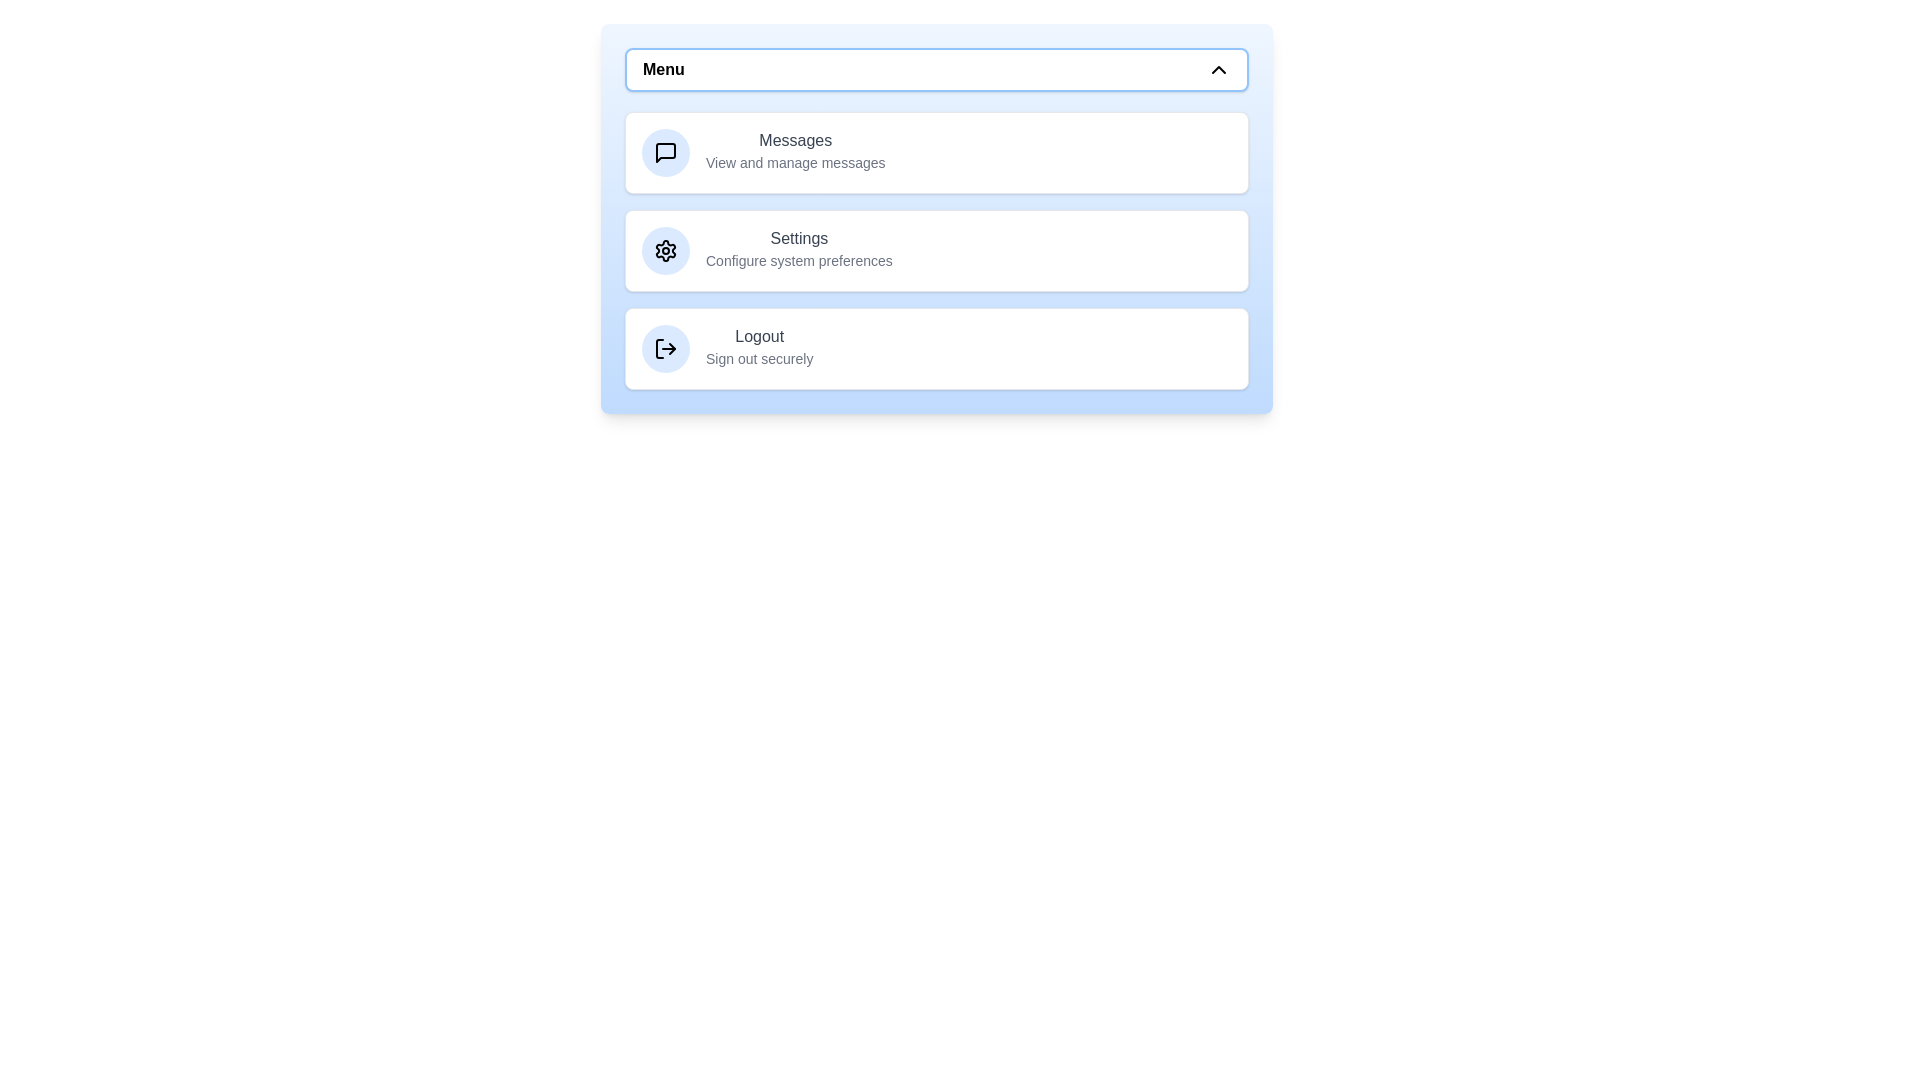 Image resolution: width=1920 pixels, height=1080 pixels. What do you see at coordinates (666, 152) in the screenshot?
I see `the icon for Messages in the menu` at bounding box center [666, 152].